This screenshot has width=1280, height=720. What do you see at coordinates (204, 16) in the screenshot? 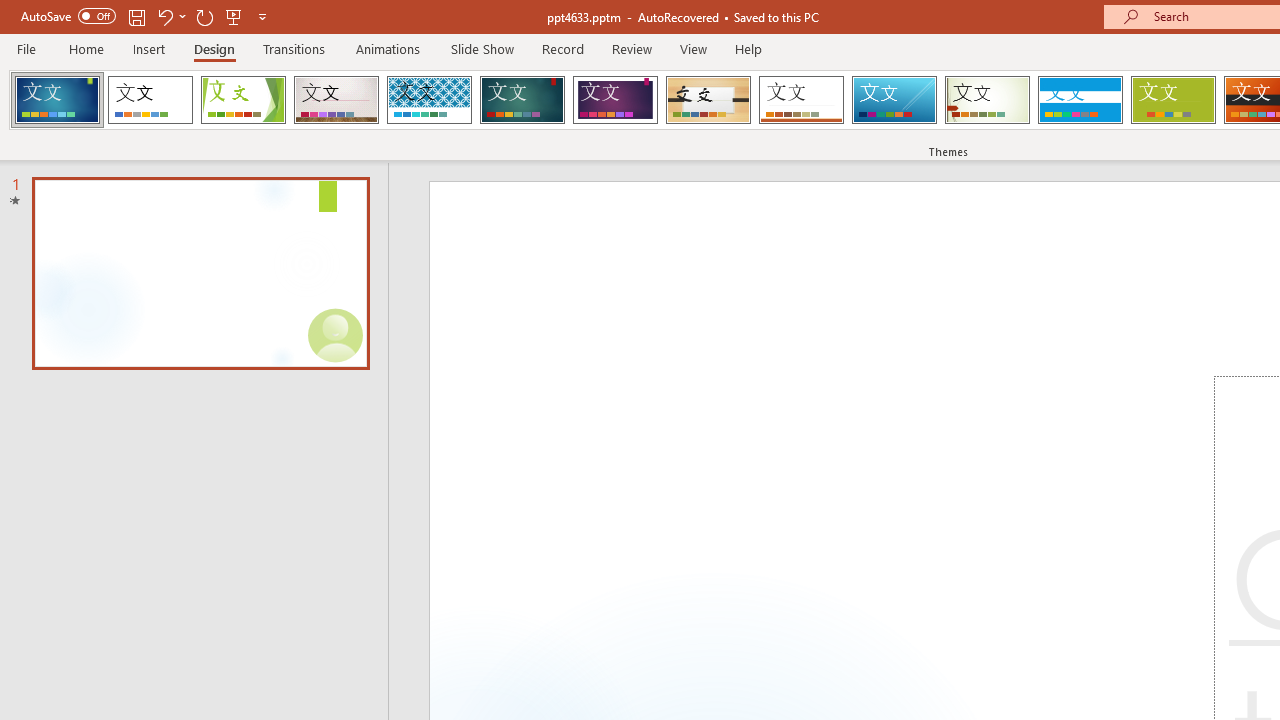
I see `'Redo'` at bounding box center [204, 16].